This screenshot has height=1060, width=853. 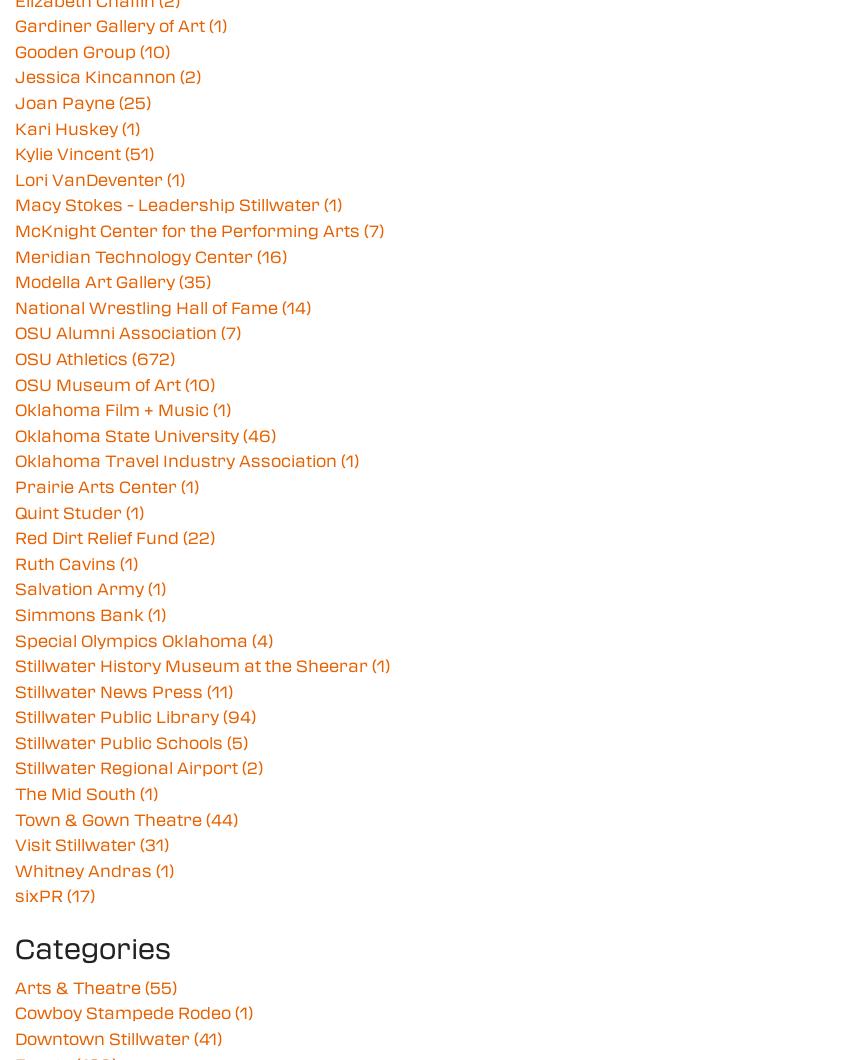 What do you see at coordinates (239, 715) in the screenshot?
I see `'(94)'` at bounding box center [239, 715].